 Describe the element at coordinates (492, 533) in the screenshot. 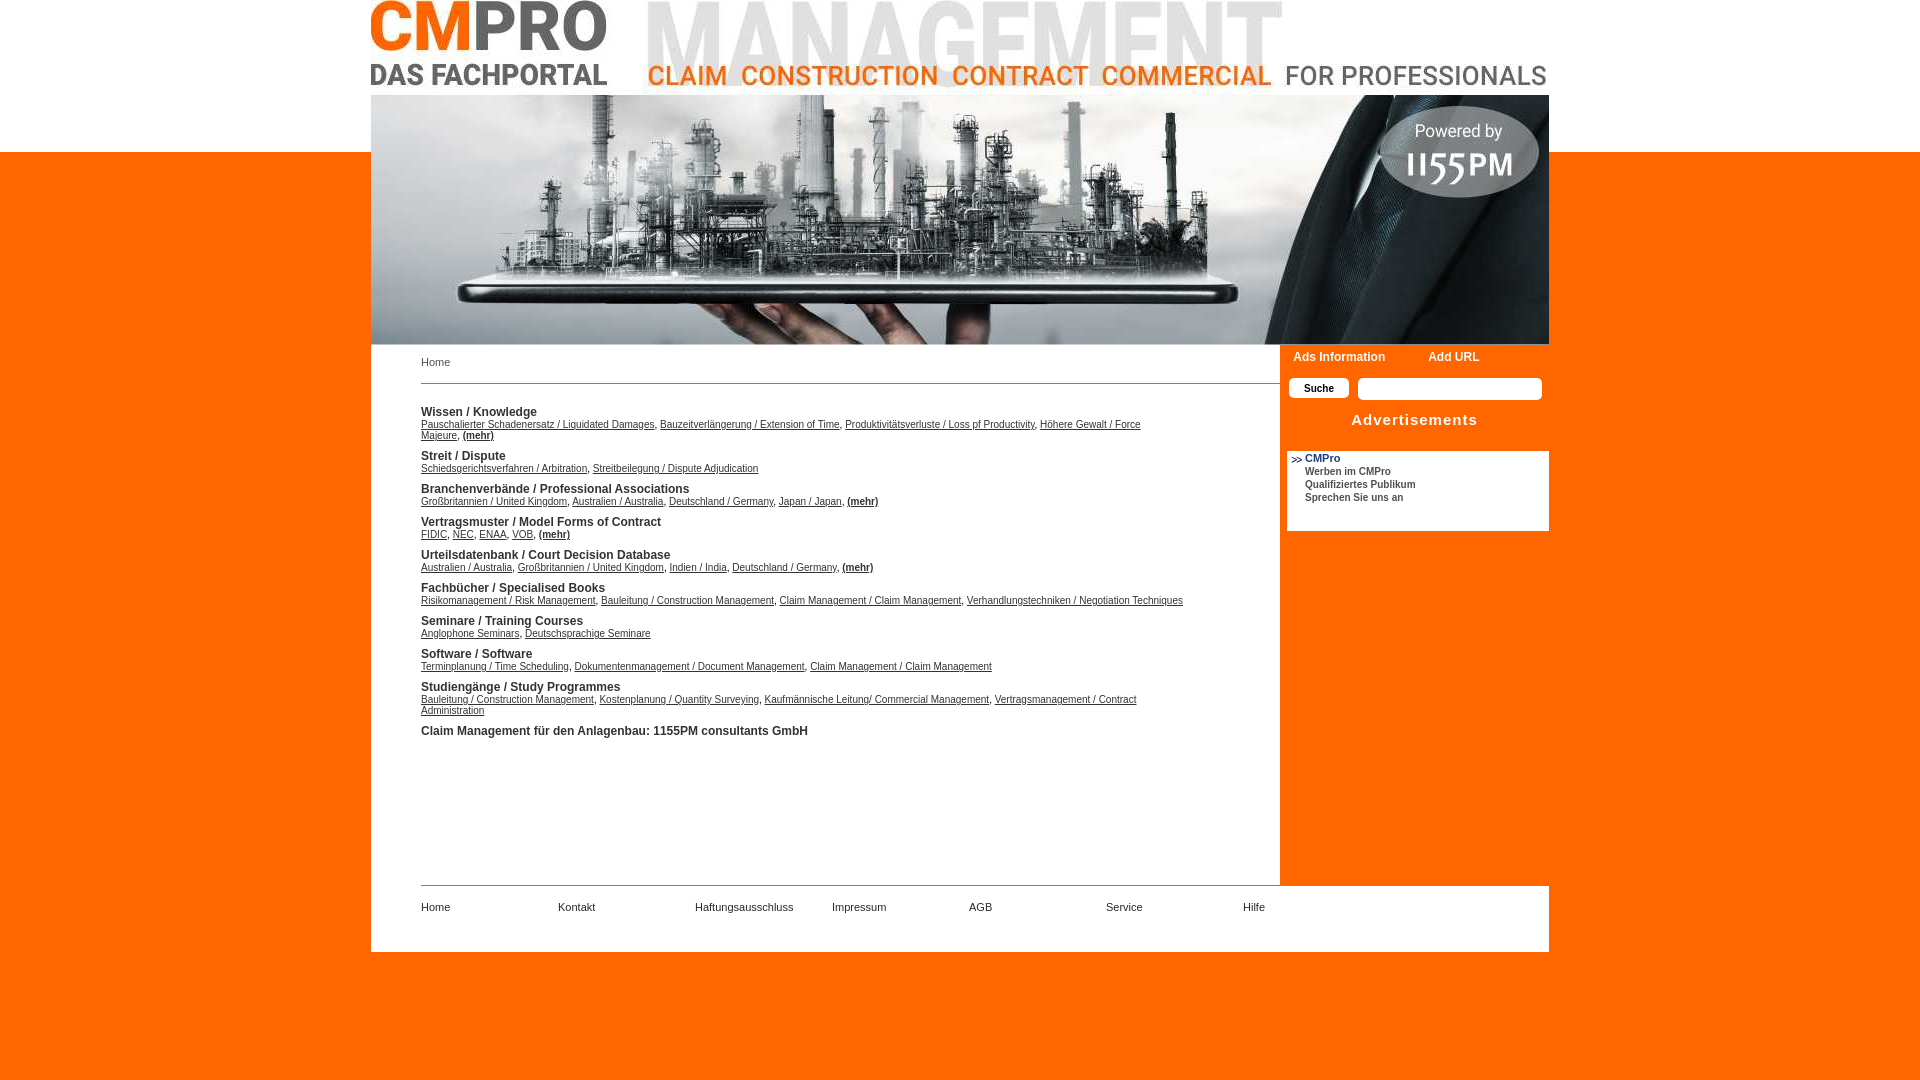

I see `'ENAA'` at that location.